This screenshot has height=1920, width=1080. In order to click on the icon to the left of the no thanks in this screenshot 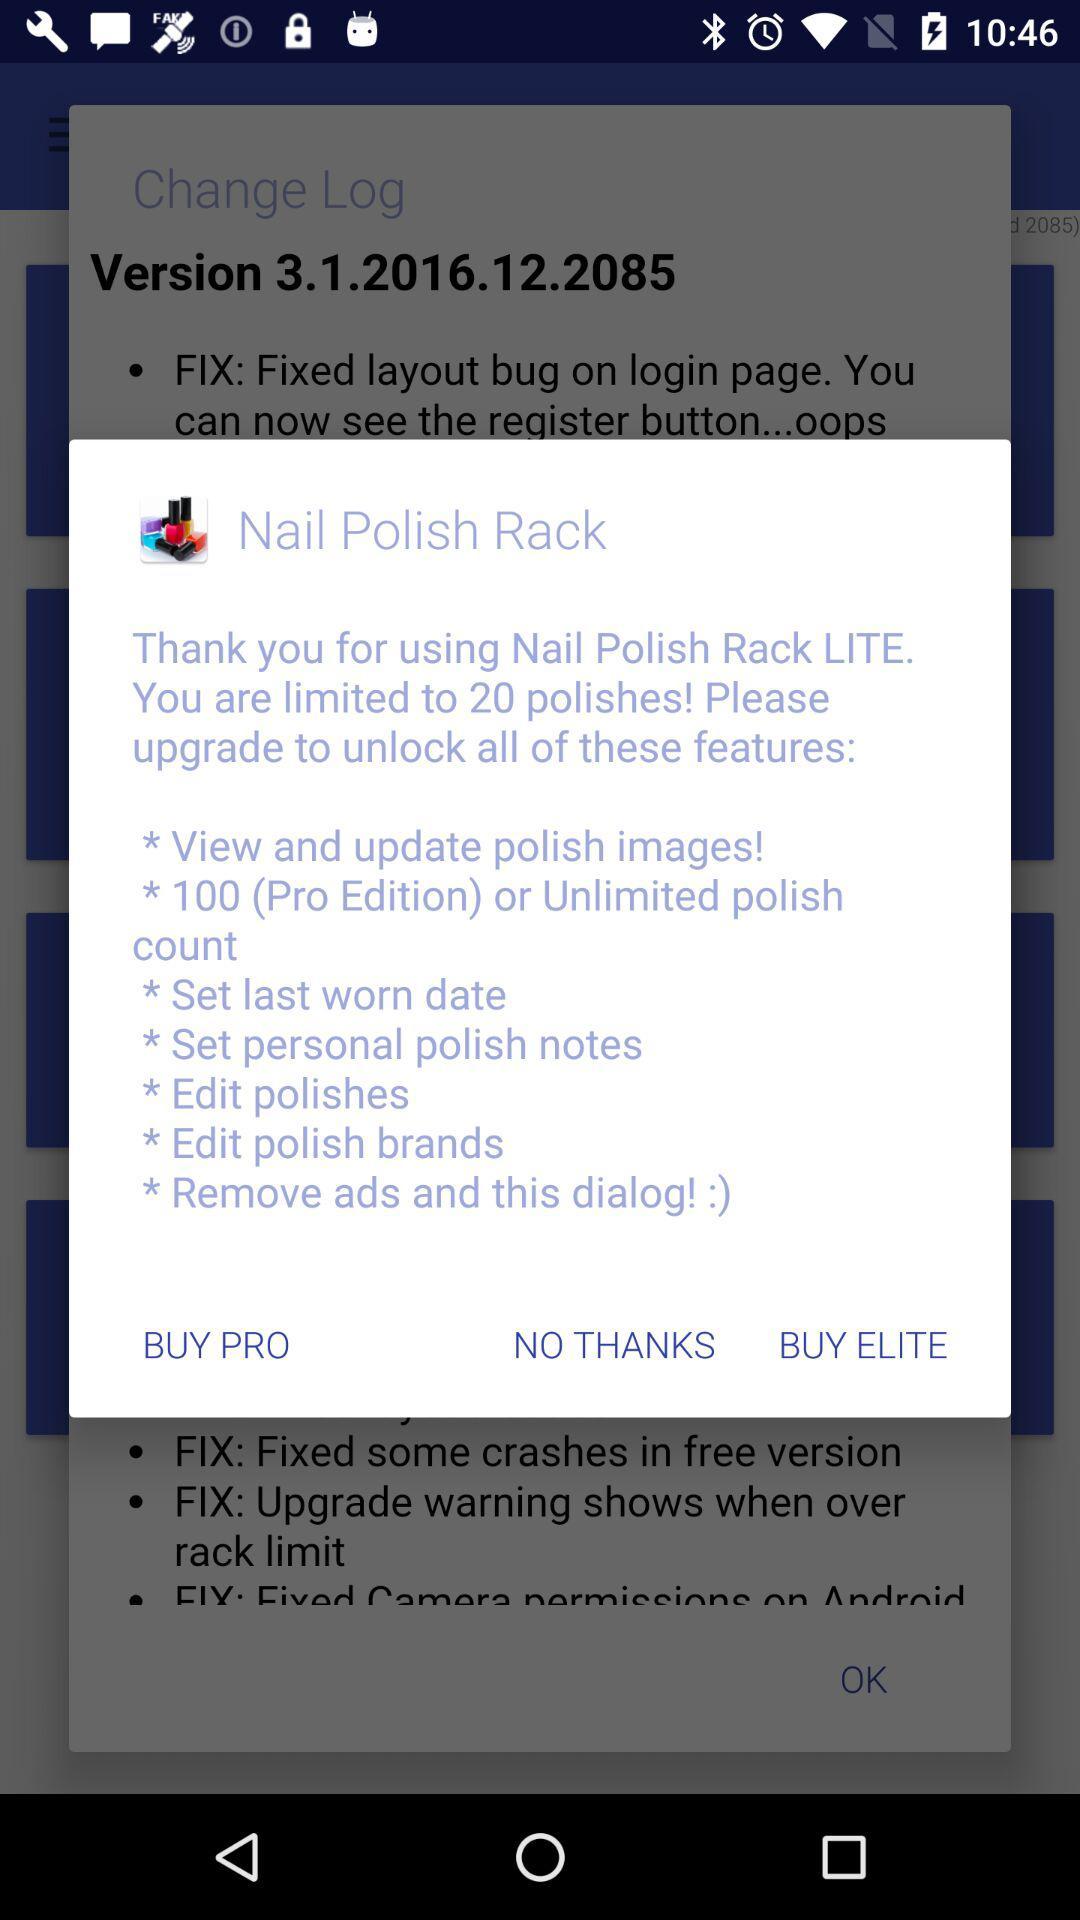, I will do `click(216, 1344)`.